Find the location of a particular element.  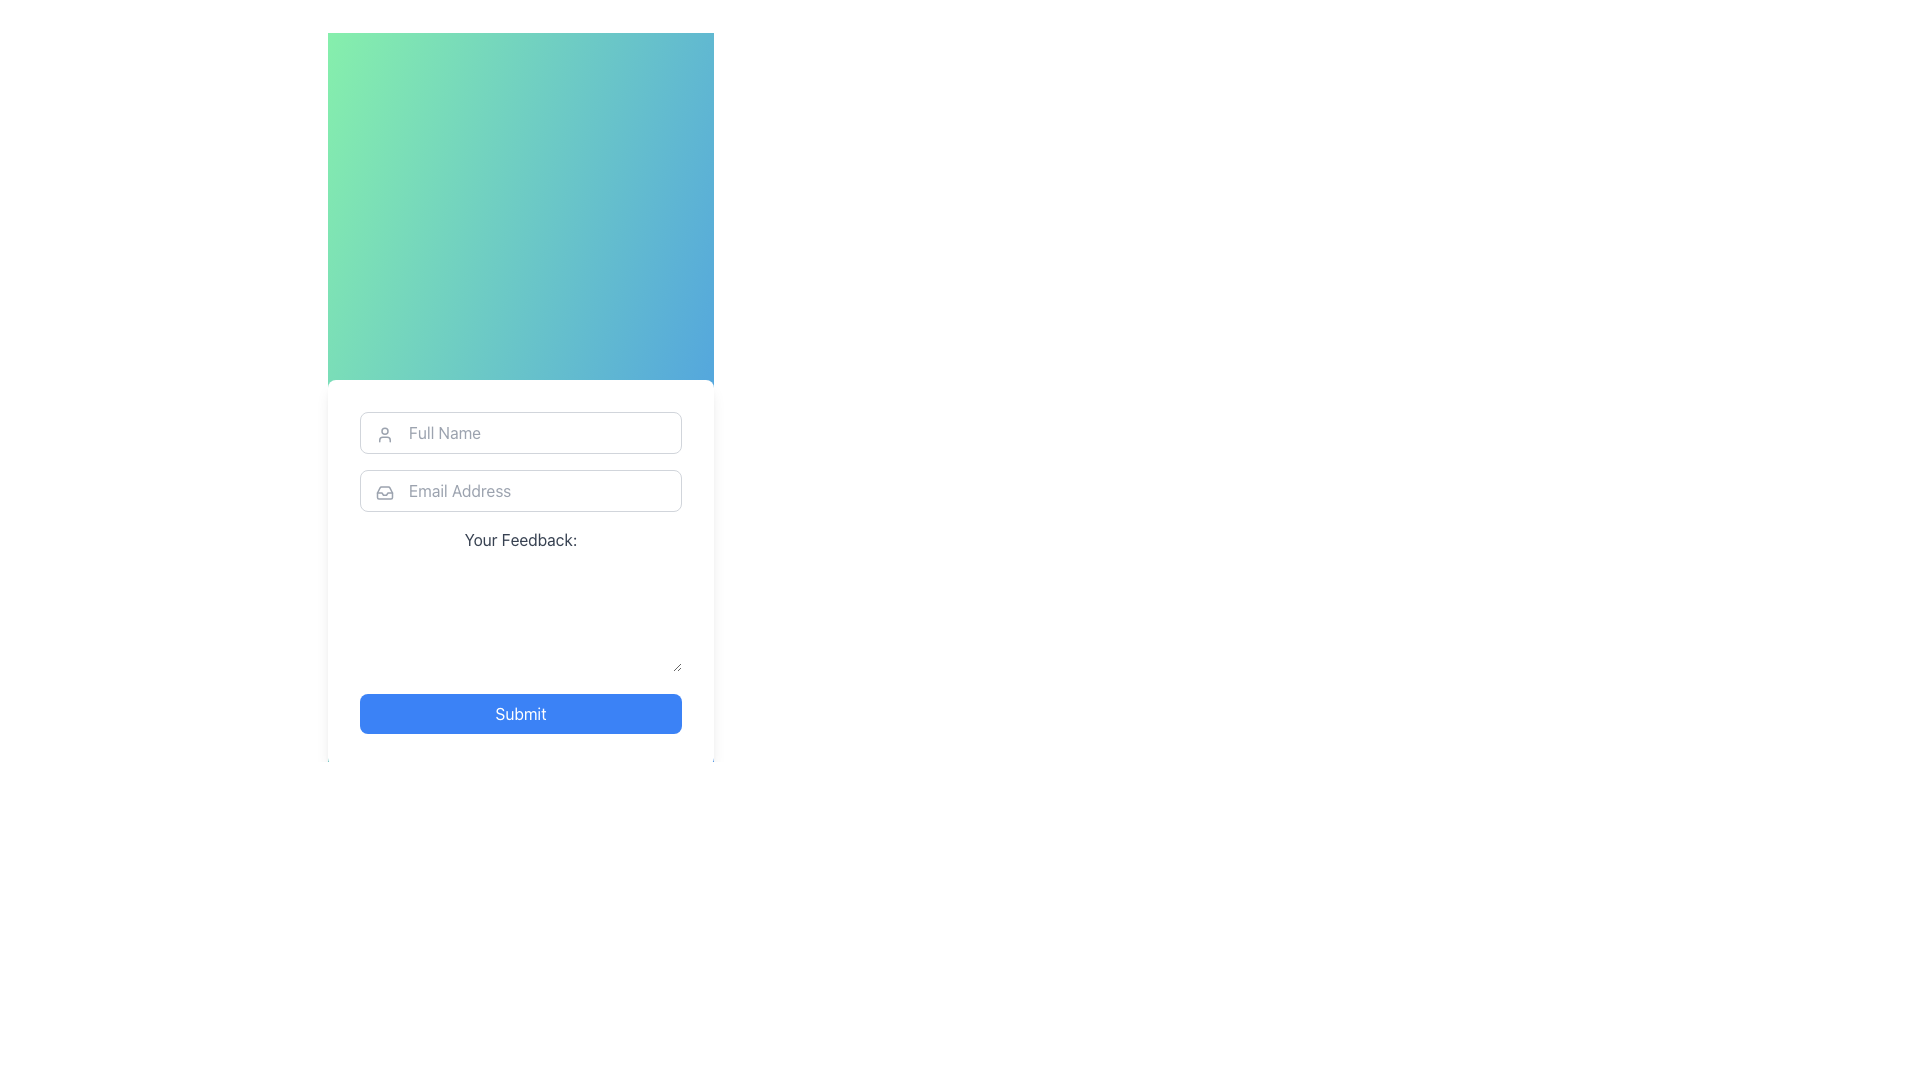

the icon that serves as a visual cue for the email input field, located on the left side near the top of the input field is located at coordinates (384, 493).